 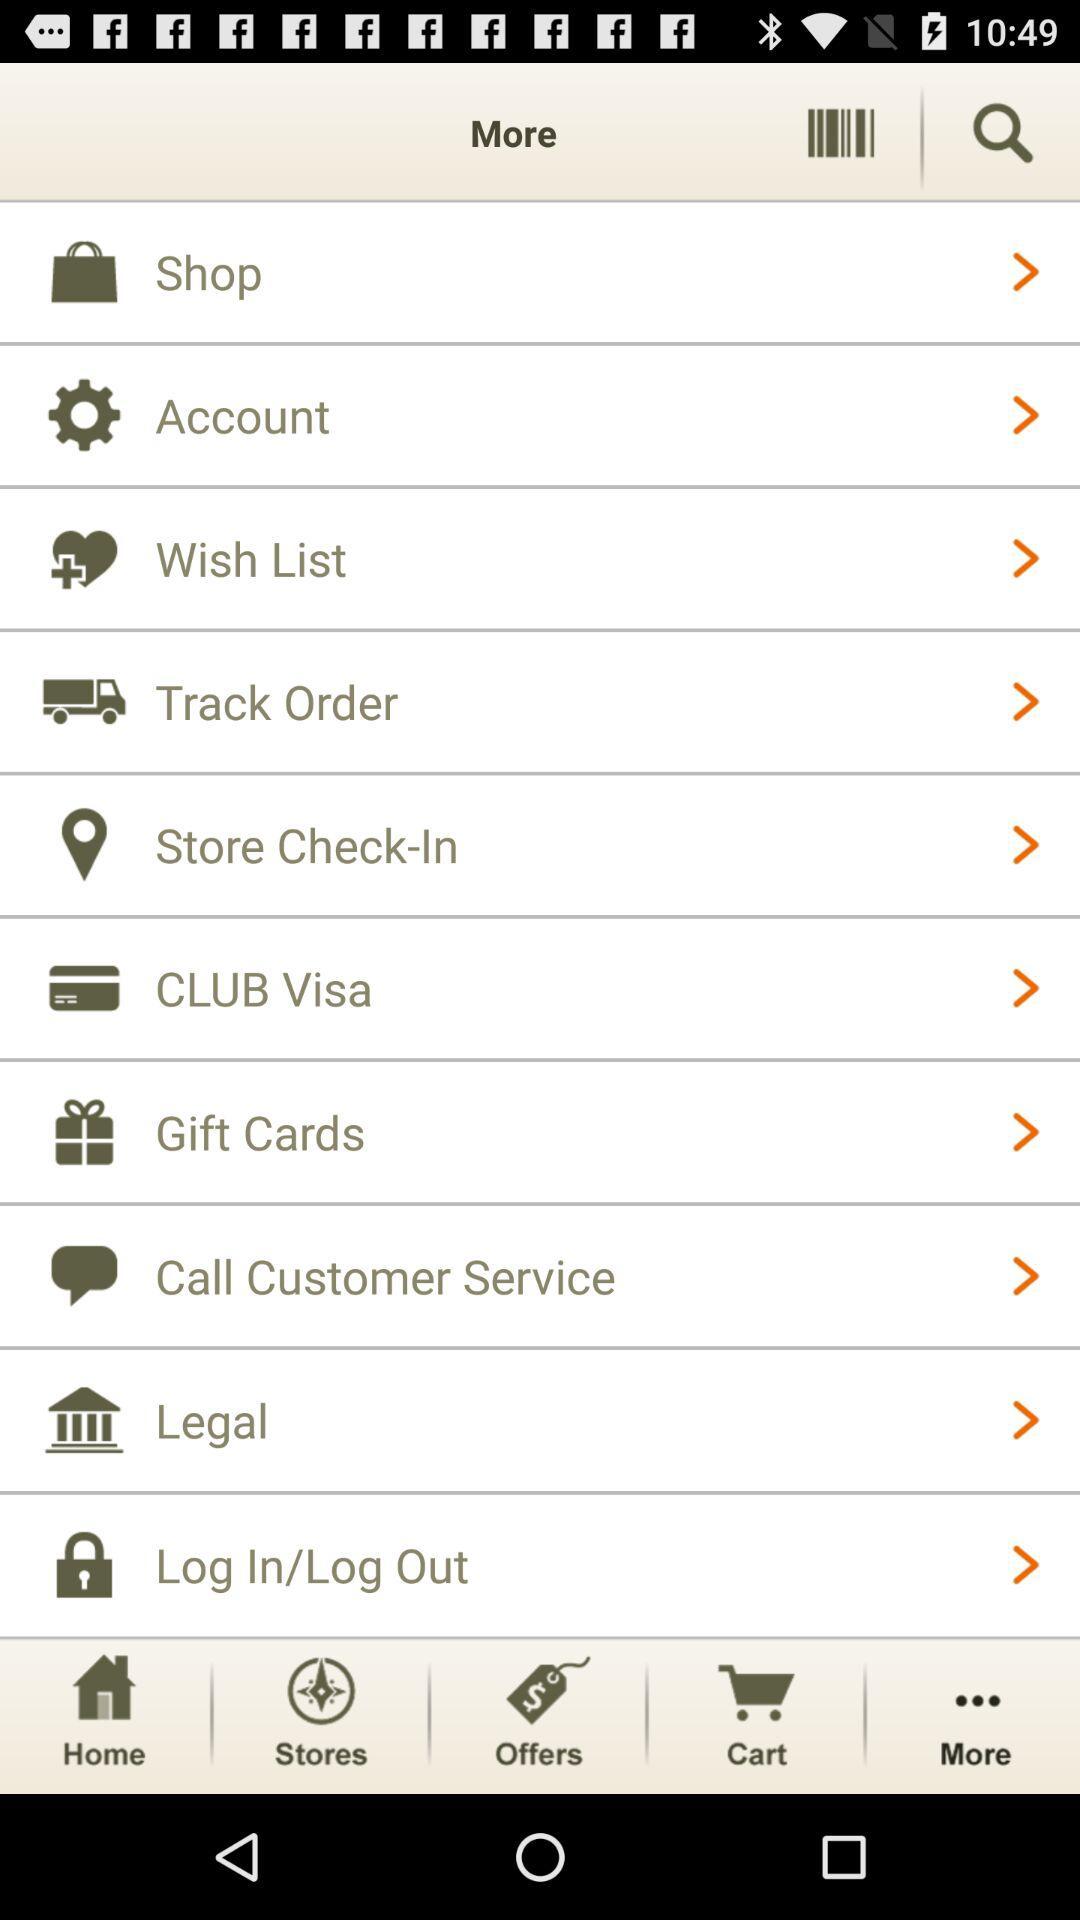 What do you see at coordinates (756, 1835) in the screenshot?
I see `the cart icon` at bounding box center [756, 1835].